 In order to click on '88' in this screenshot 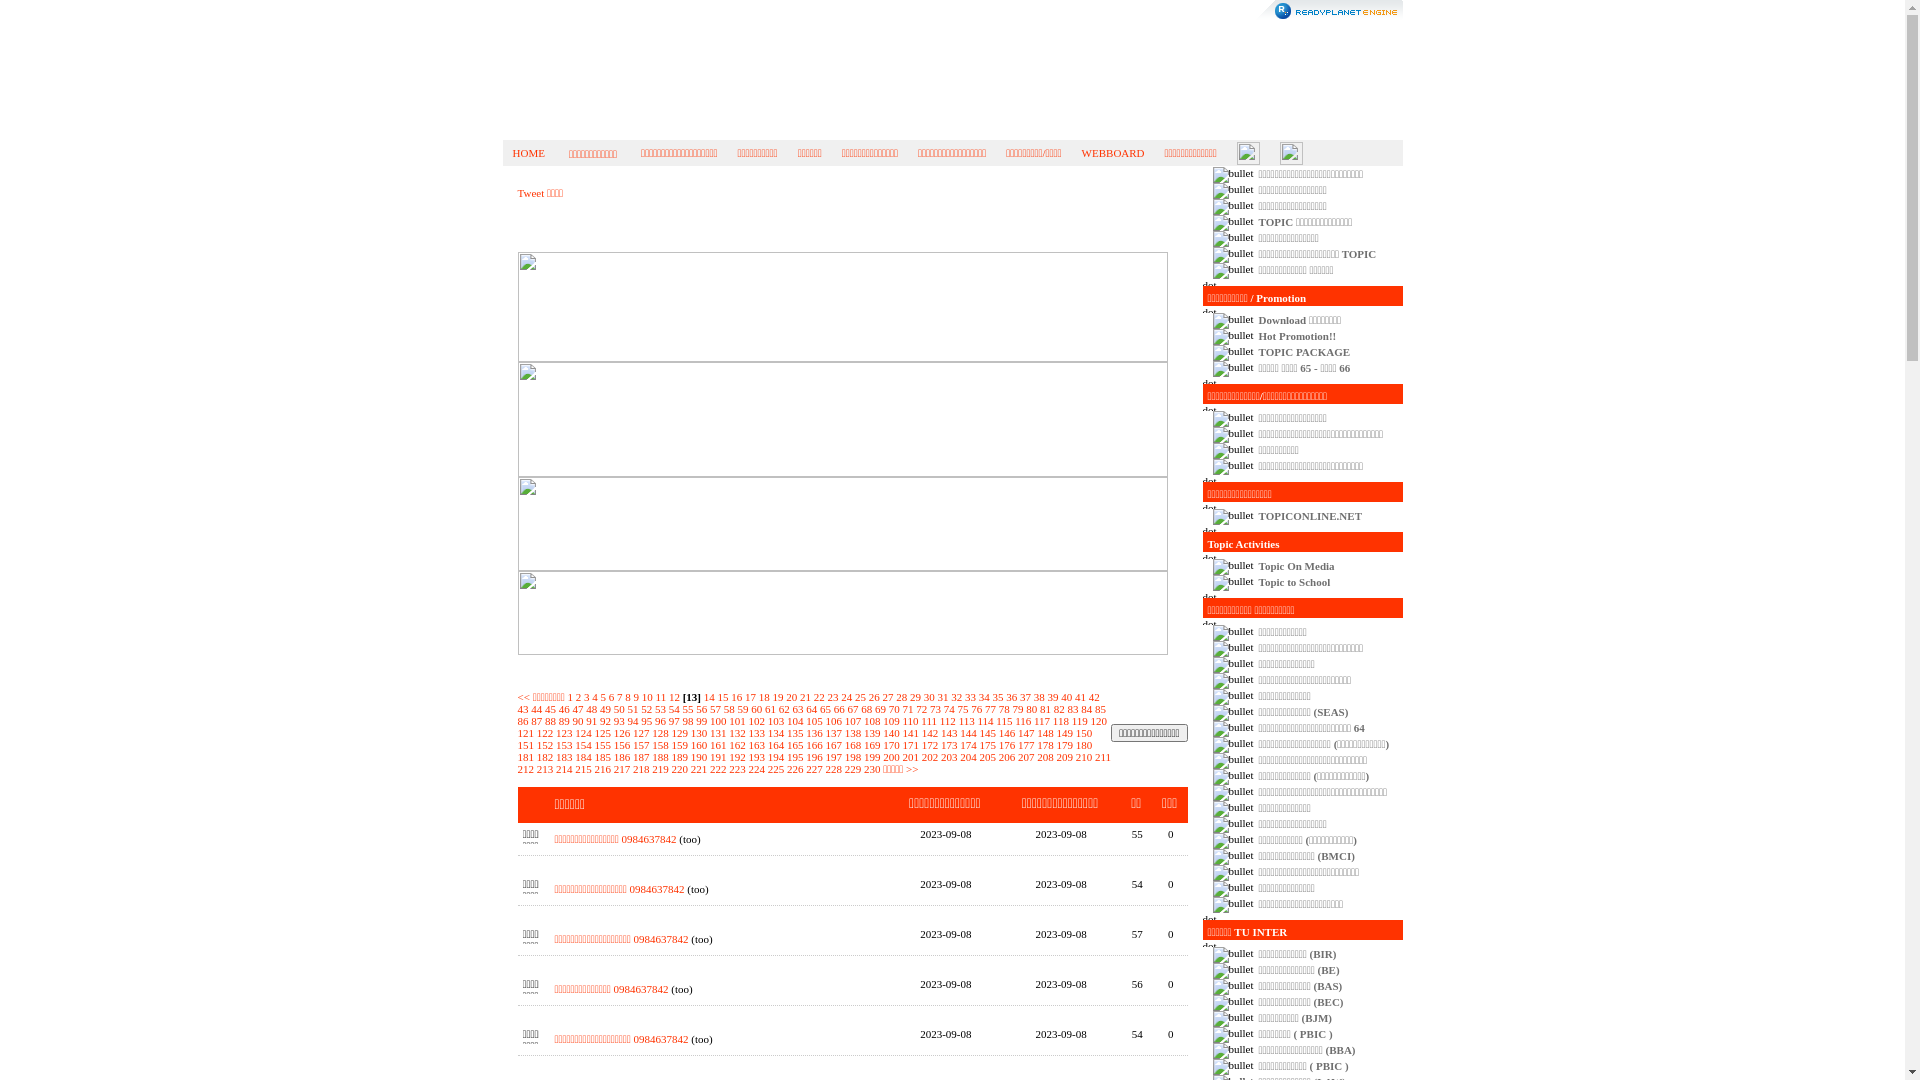, I will do `click(550, 721)`.